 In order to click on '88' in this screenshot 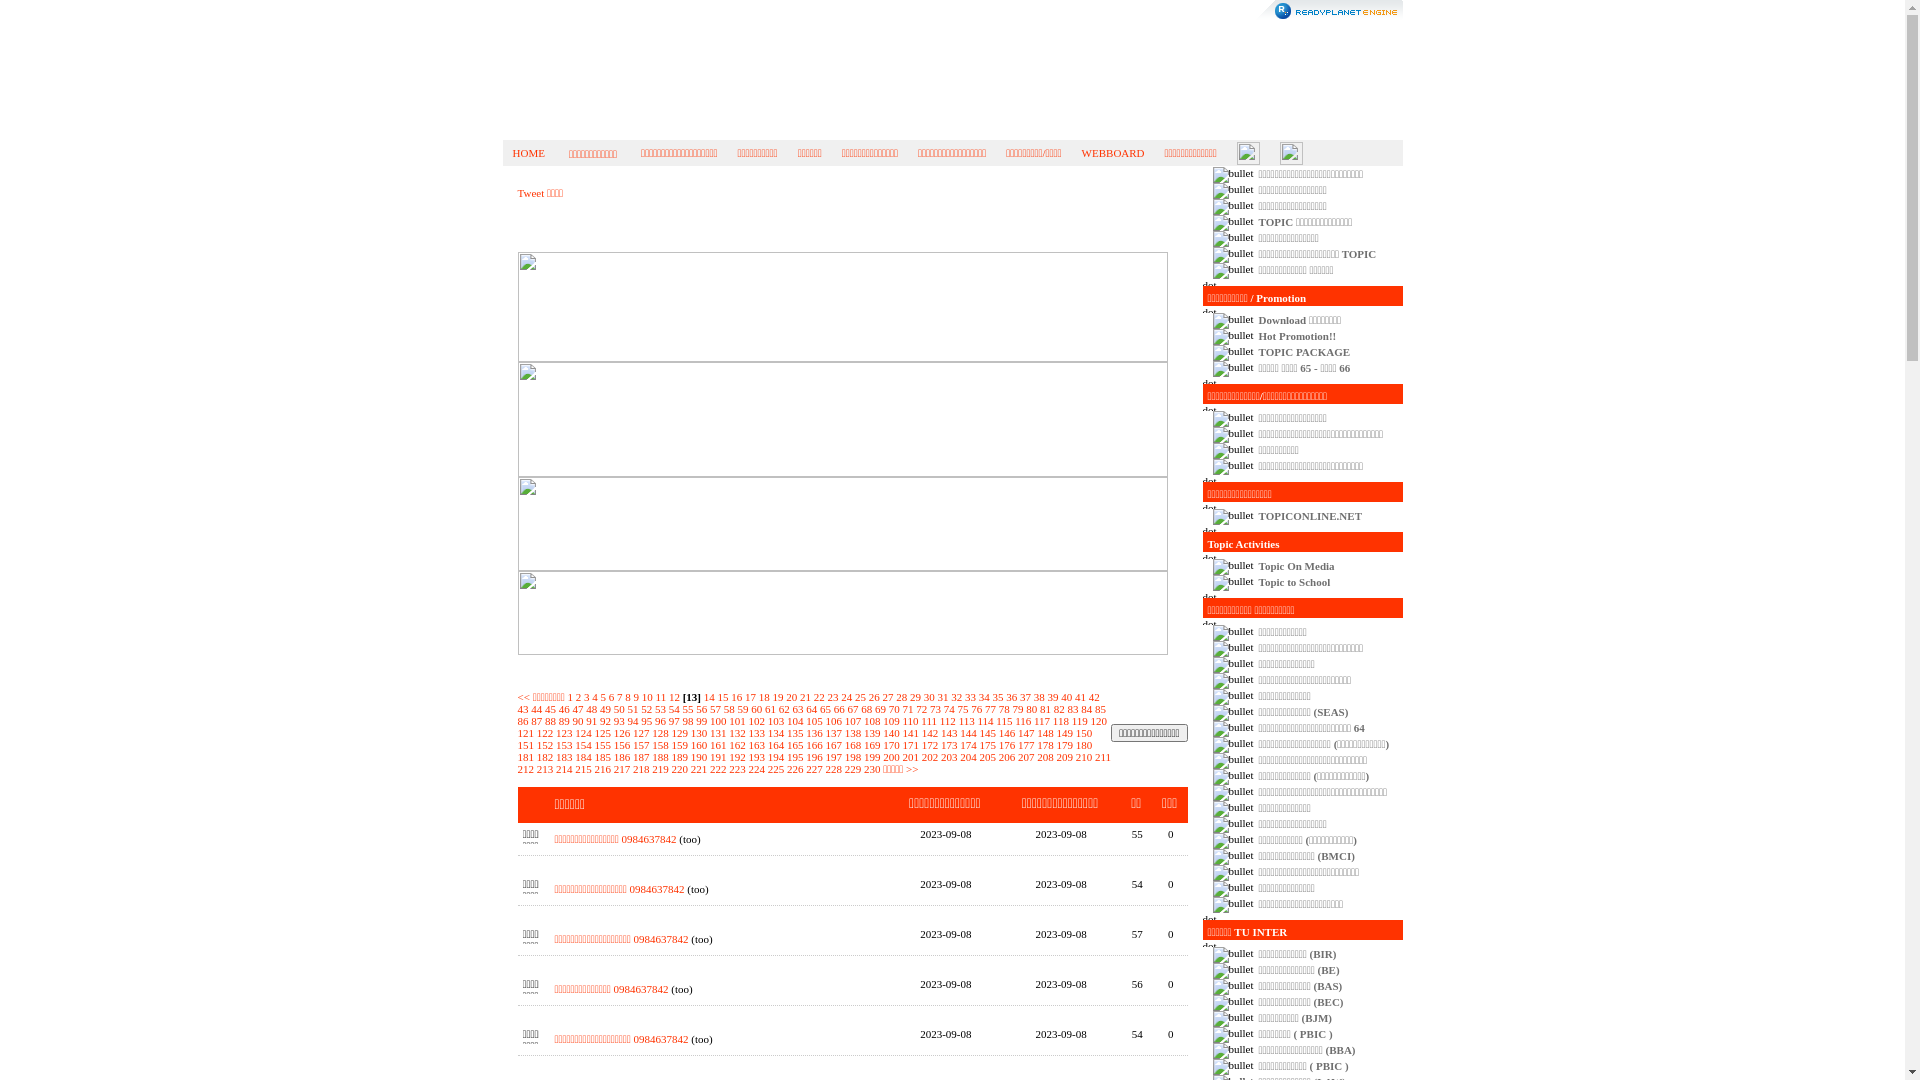, I will do `click(550, 721)`.